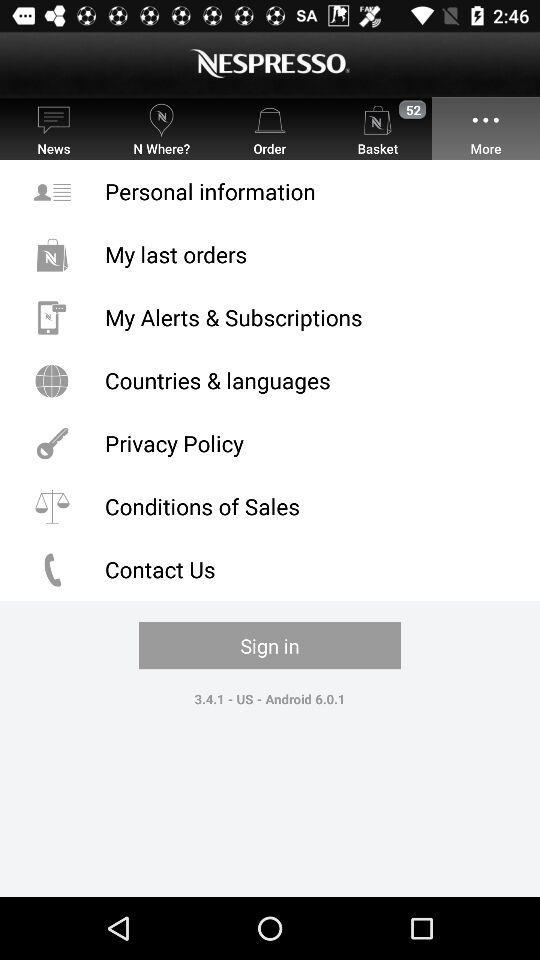  Describe the element at coordinates (270, 443) in the screenshot. I see `the item below the countries & languages icon` at that location.